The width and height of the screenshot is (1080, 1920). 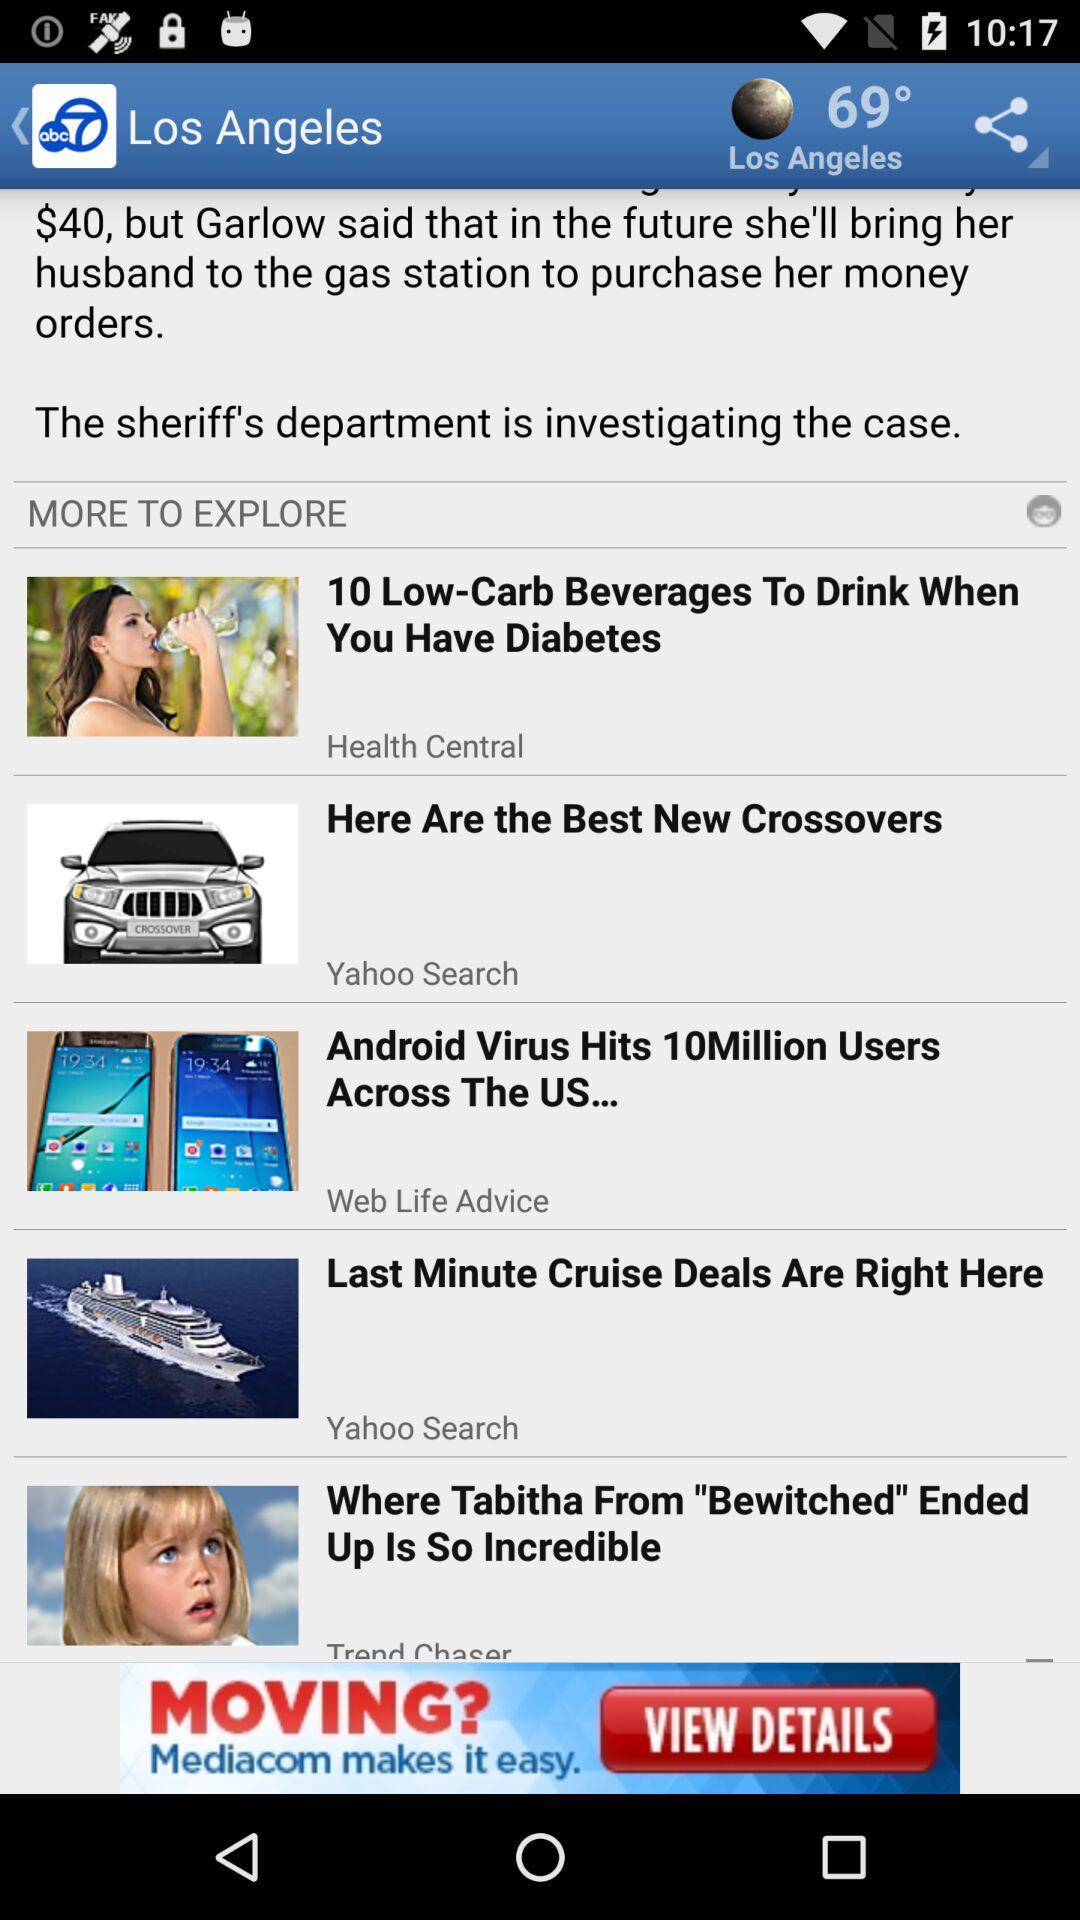 I want to click on news page, so click(x=540, y=328).